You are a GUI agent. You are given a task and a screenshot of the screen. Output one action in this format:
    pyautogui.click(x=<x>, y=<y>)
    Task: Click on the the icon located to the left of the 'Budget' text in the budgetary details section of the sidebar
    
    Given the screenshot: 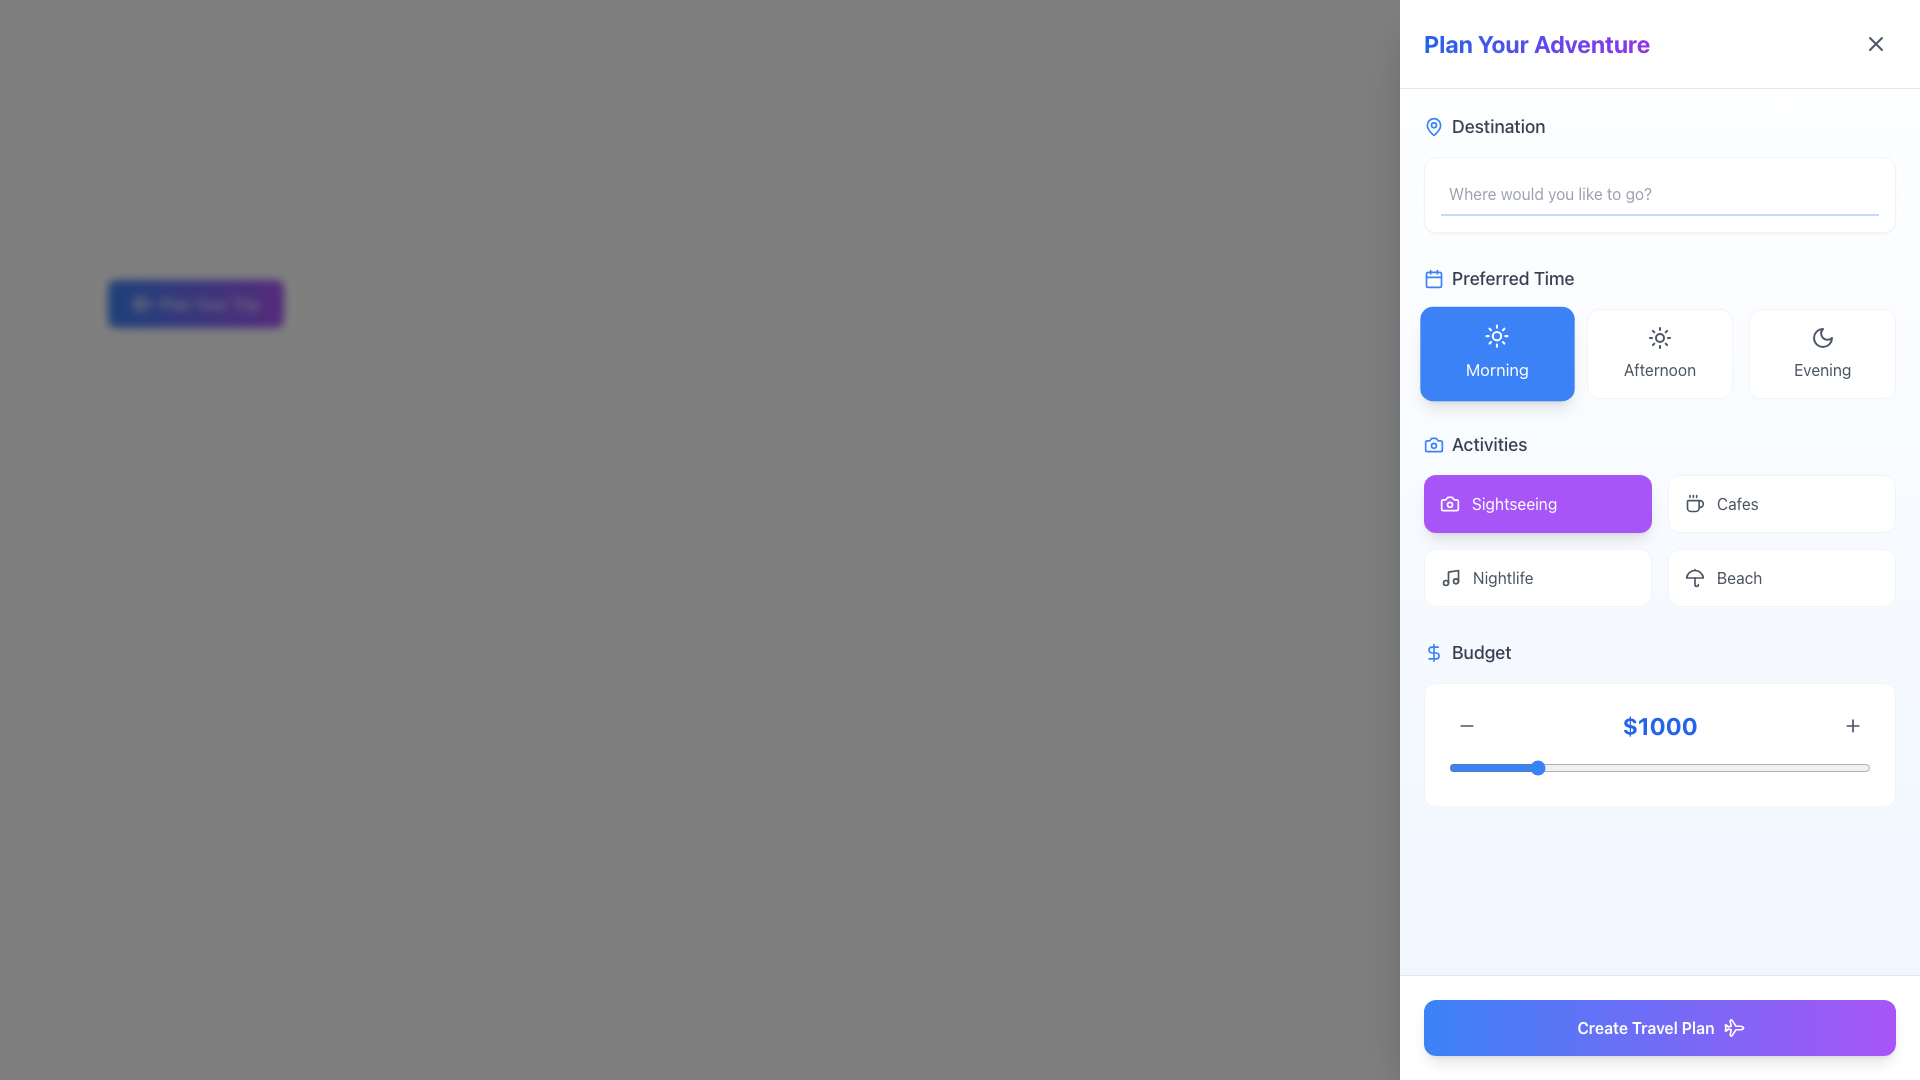 What is the action you would take?
    pyautogui.click(x=1433, y=652)
    